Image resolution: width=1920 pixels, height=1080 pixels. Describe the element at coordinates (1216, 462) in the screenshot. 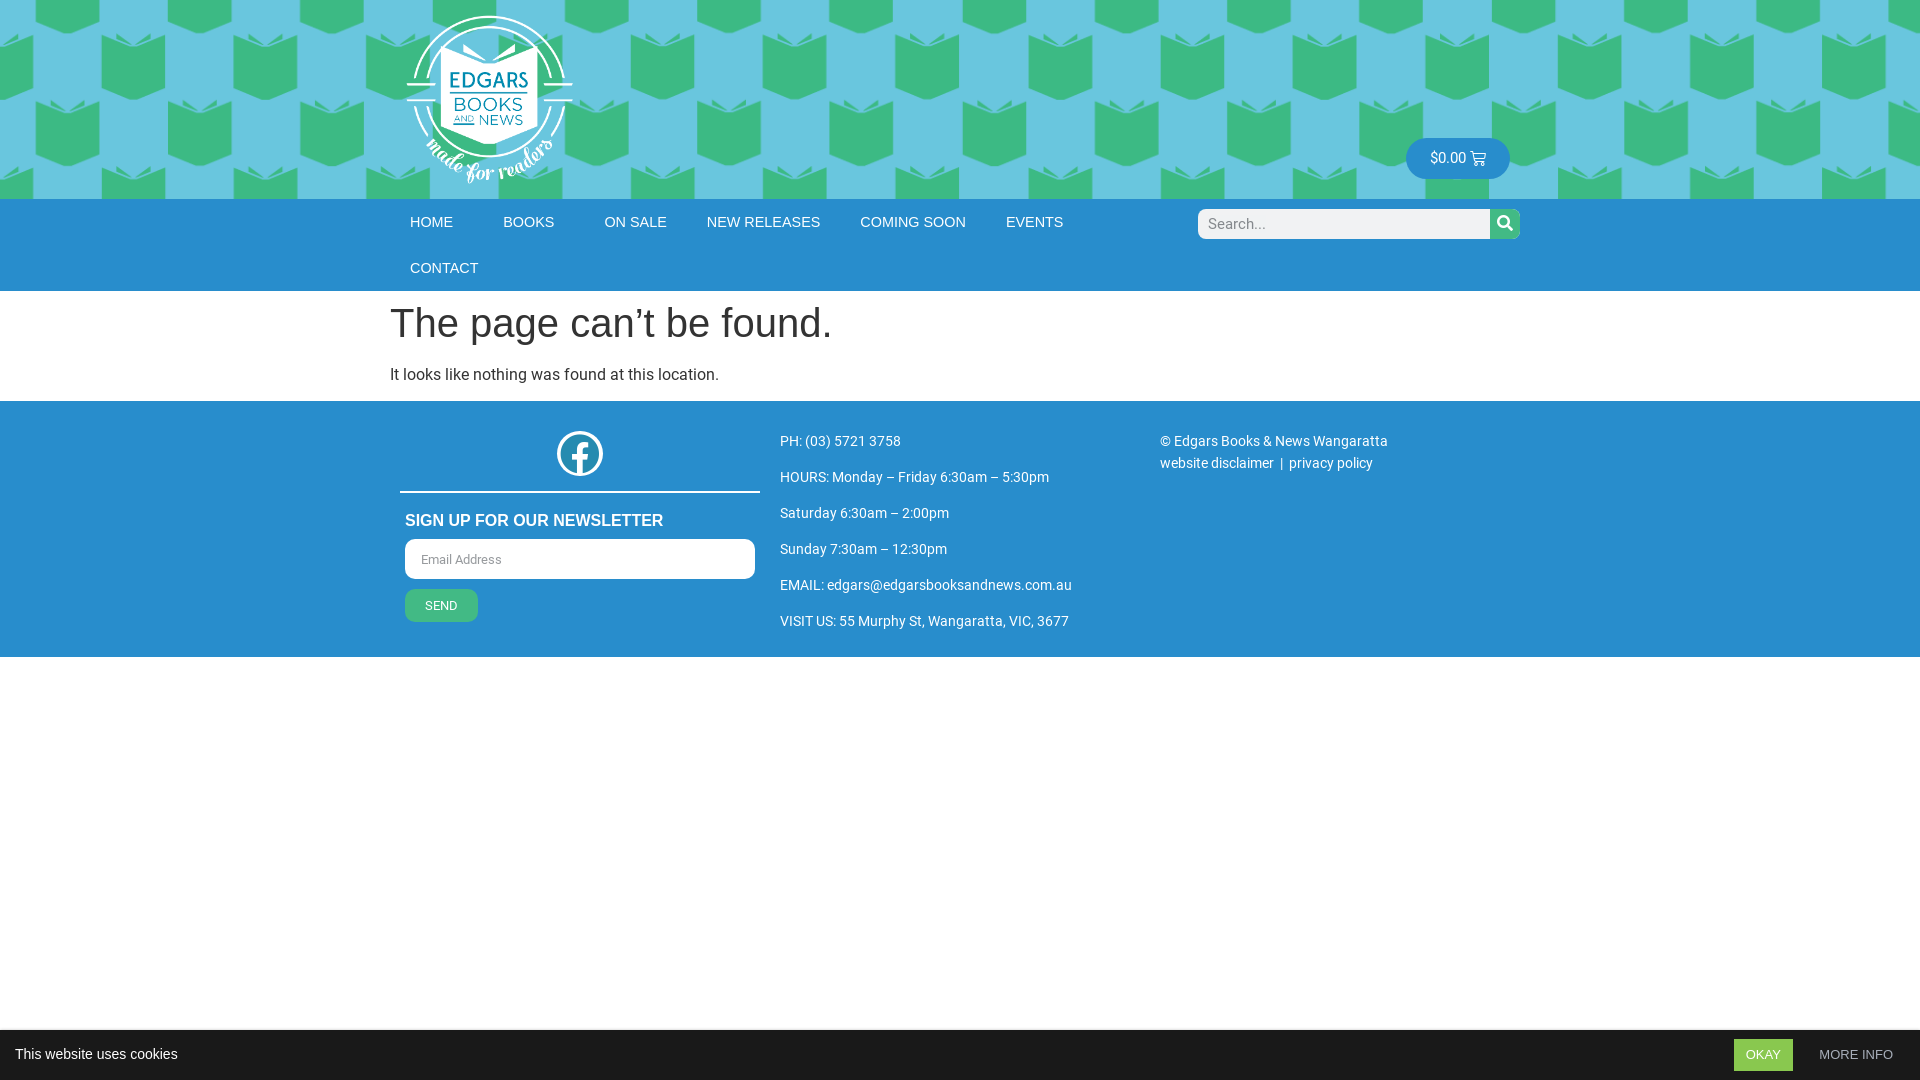

I see `'website disclaimer'` at that location.